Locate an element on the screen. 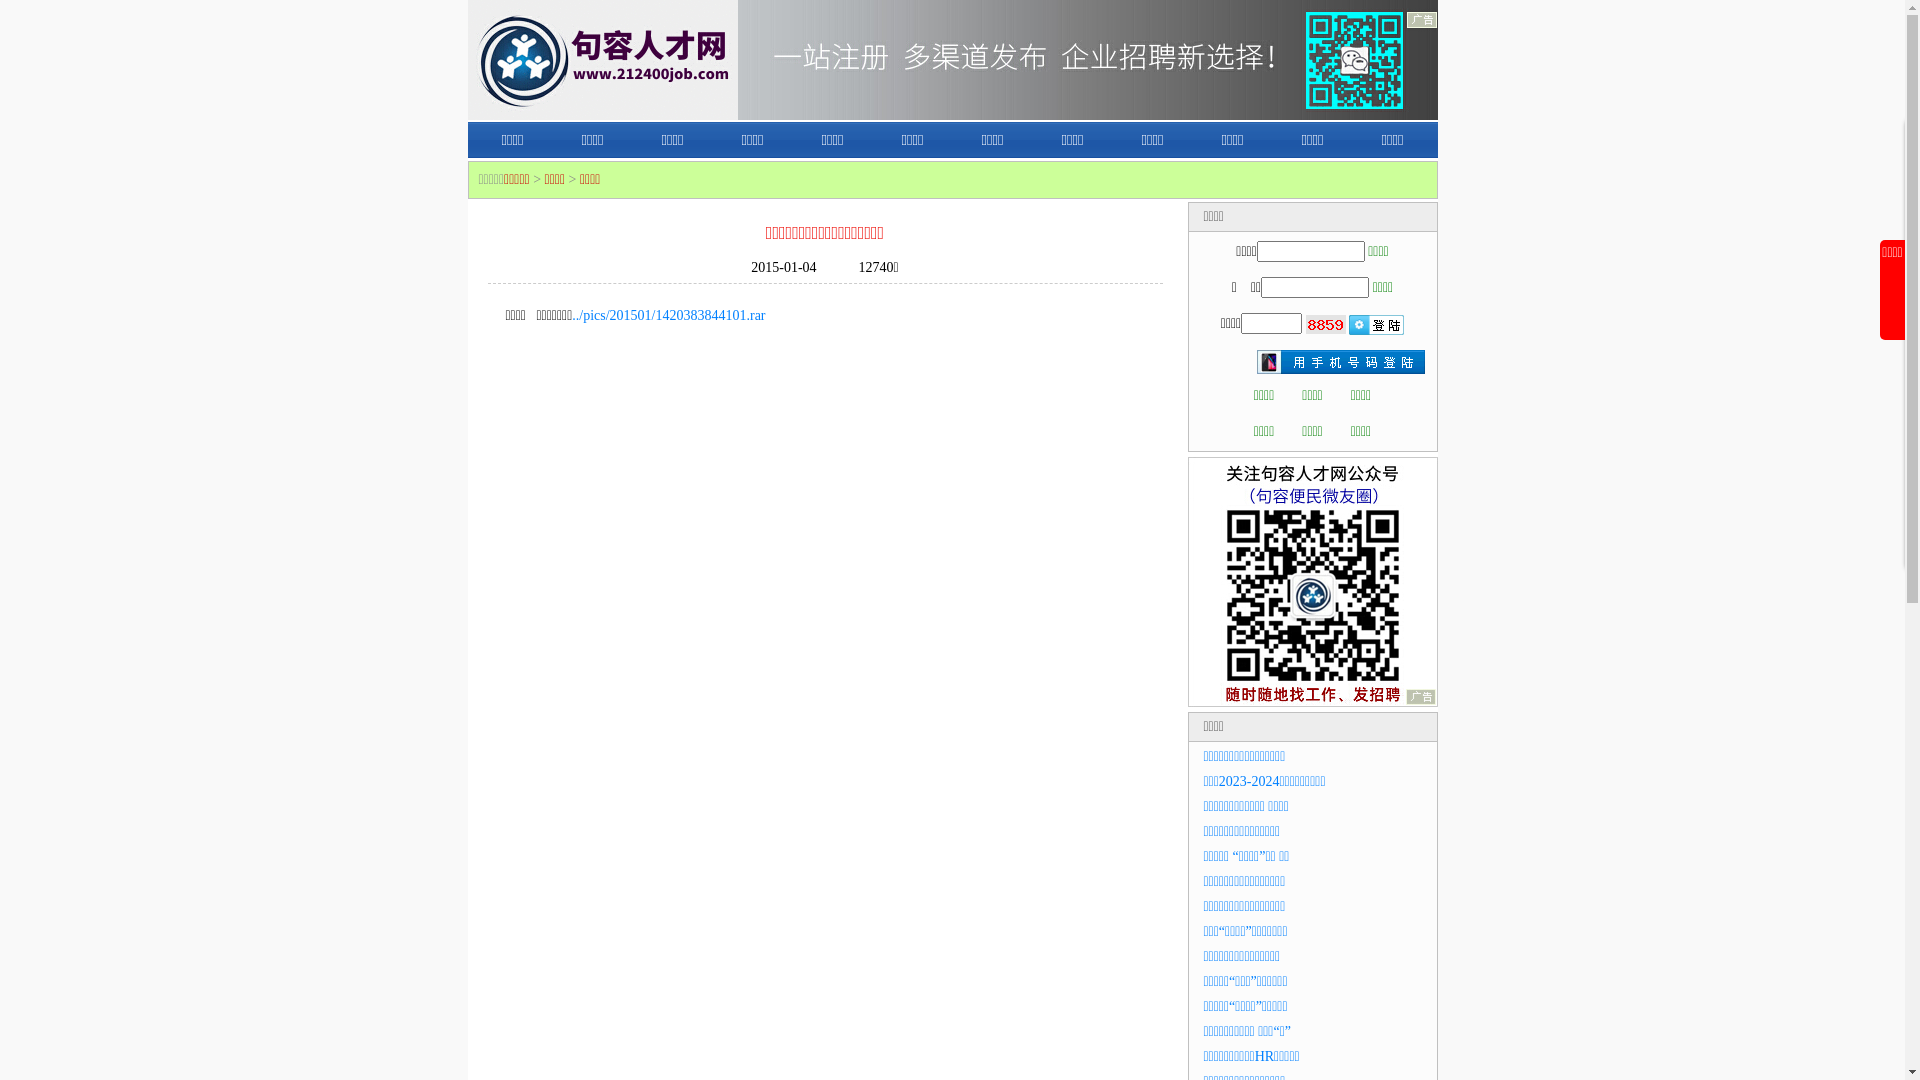 The width and height of the screenshot is (1920, 1080). '../pics/201501/1420383844101.rar' is located at coordinates (668, 315).